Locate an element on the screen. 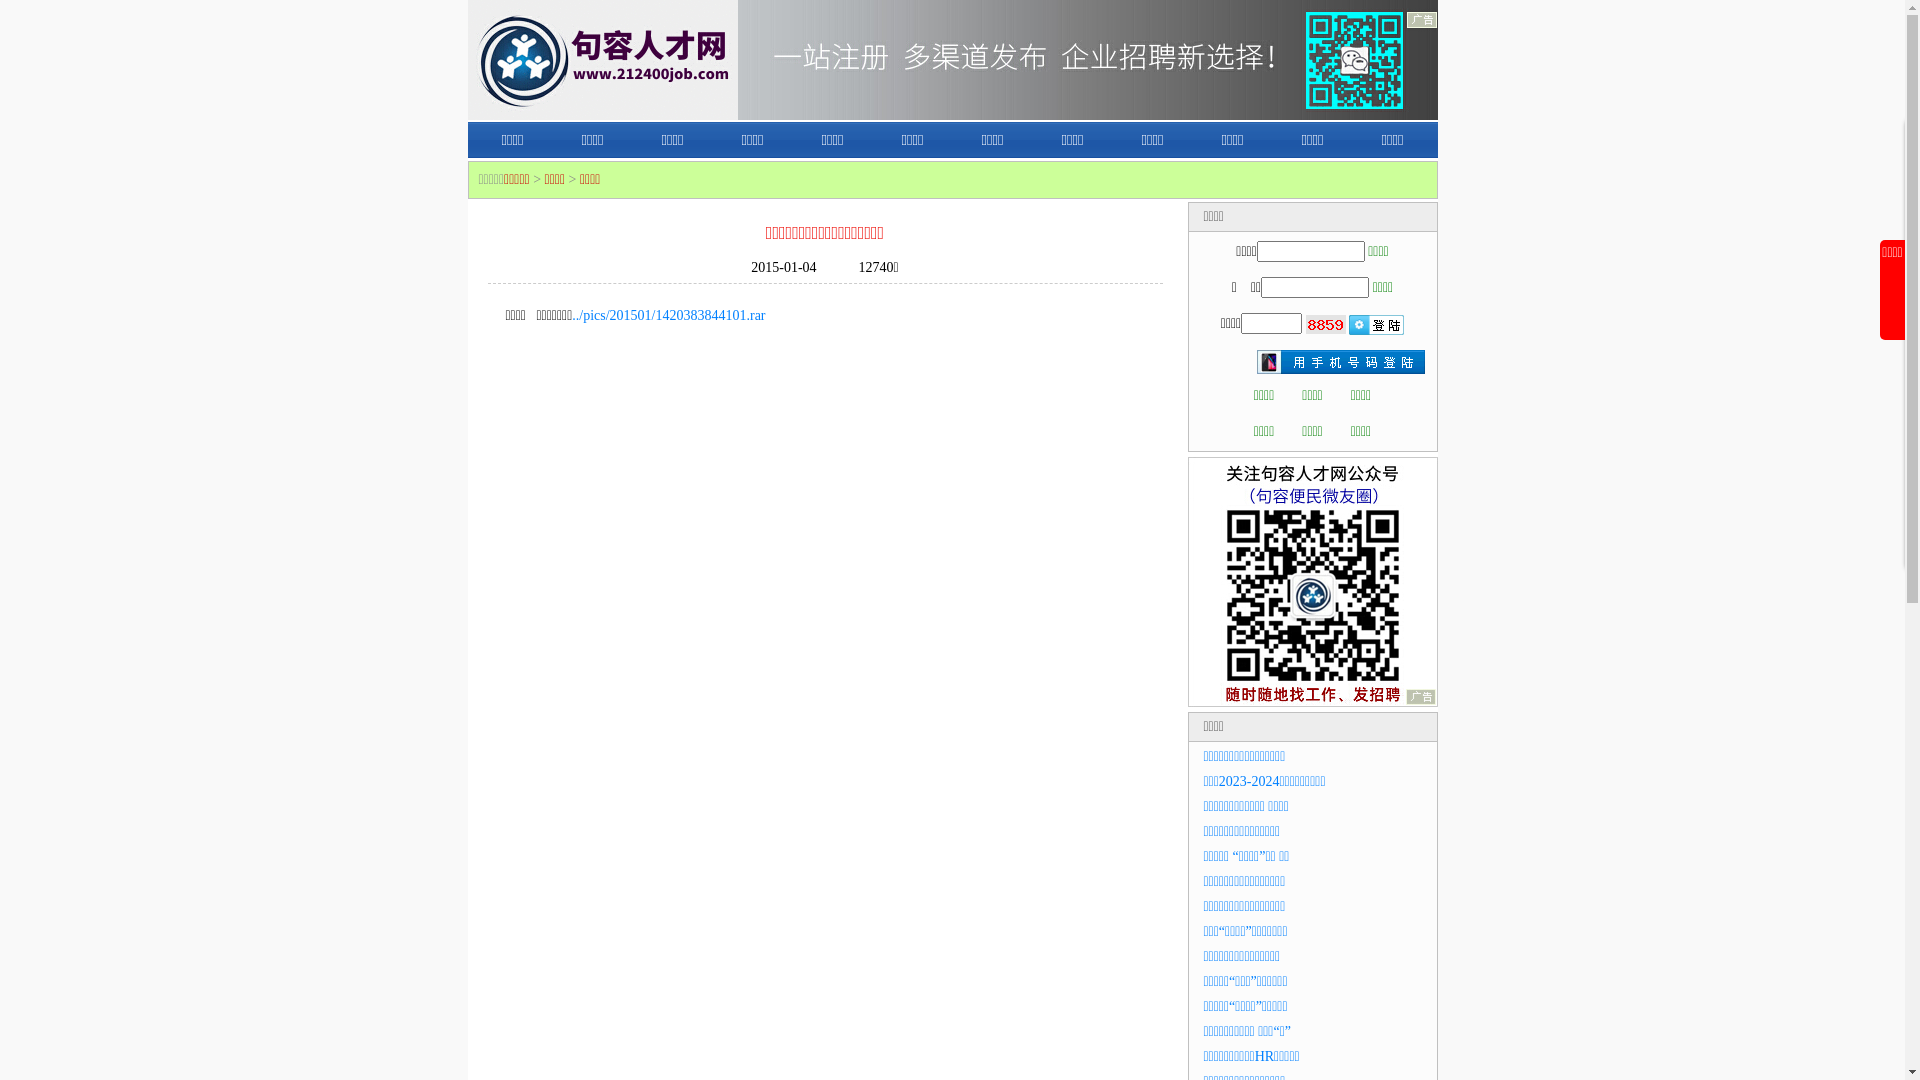 The width and height of the screenshot is (1920, 1080). '../pics/201501/1420383844101.rar' is located at coordinates (668, 315).